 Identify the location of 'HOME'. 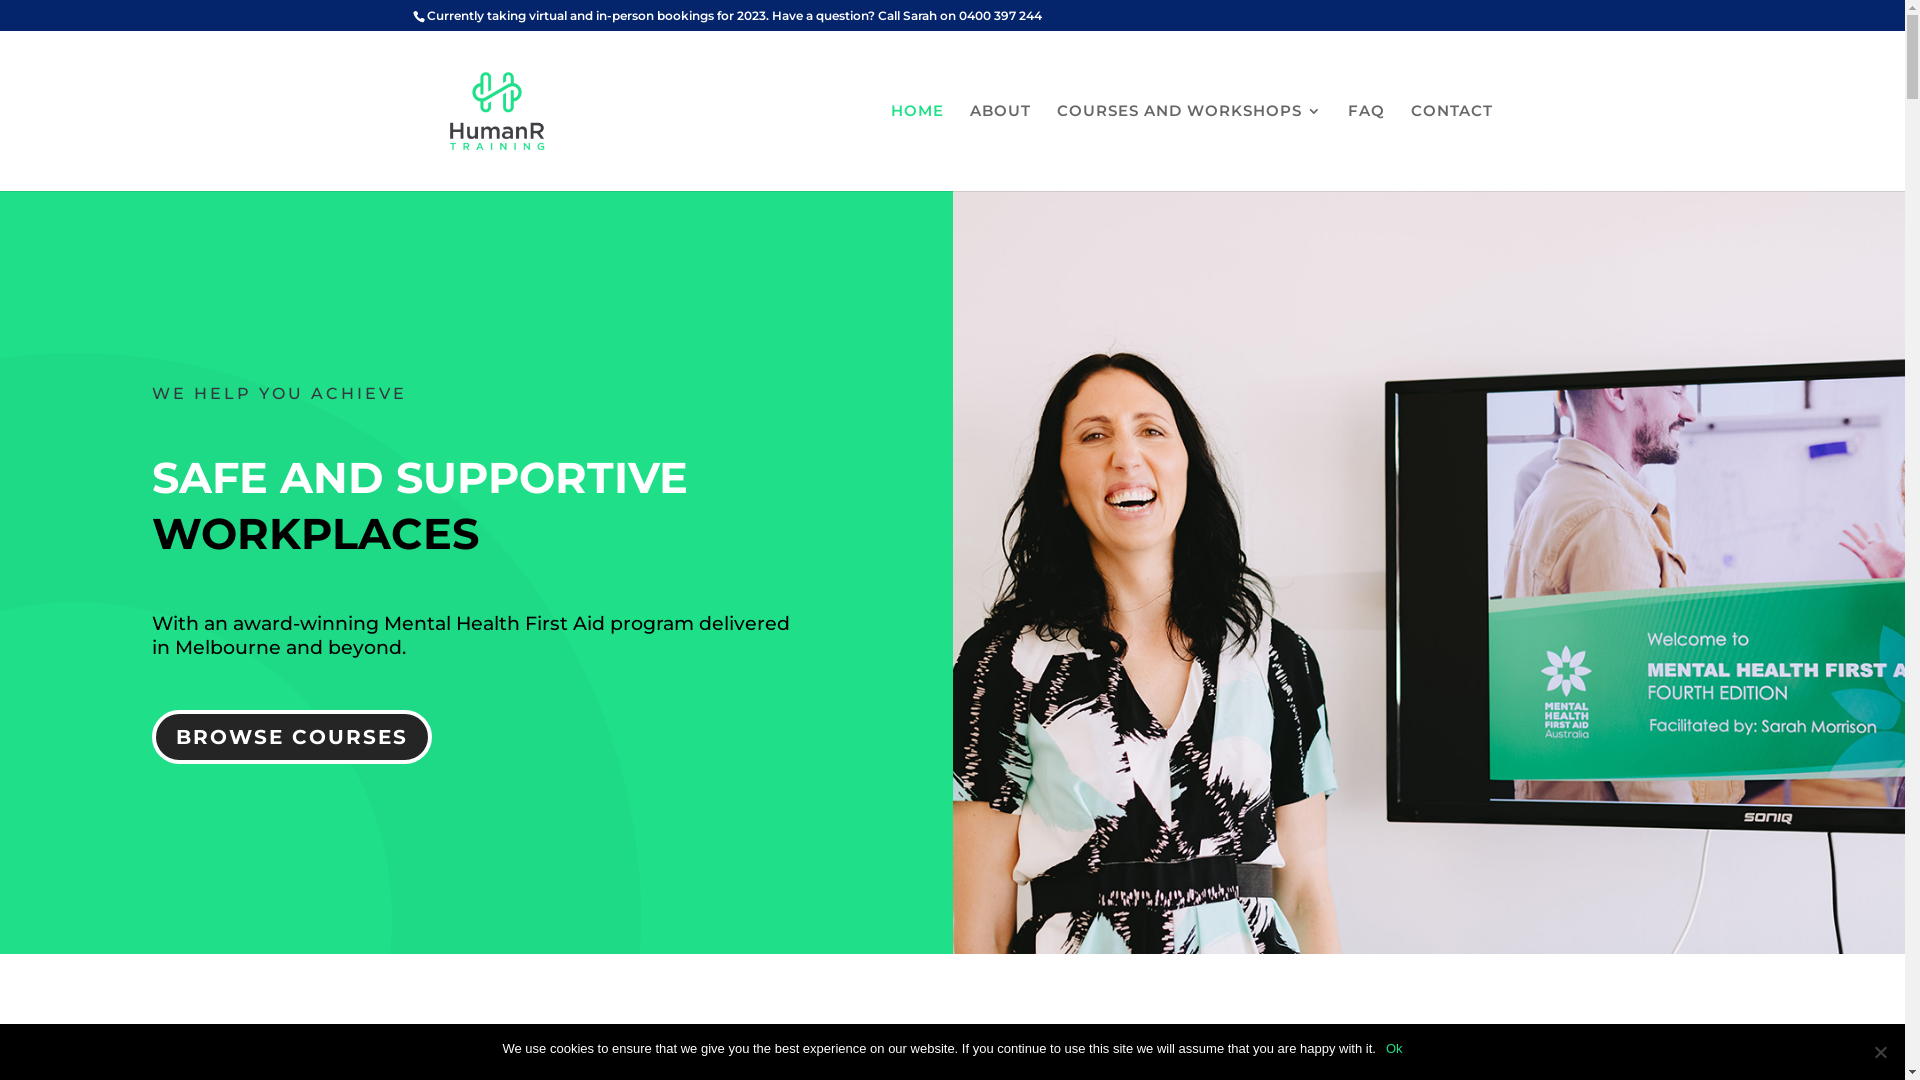
(915, 146).